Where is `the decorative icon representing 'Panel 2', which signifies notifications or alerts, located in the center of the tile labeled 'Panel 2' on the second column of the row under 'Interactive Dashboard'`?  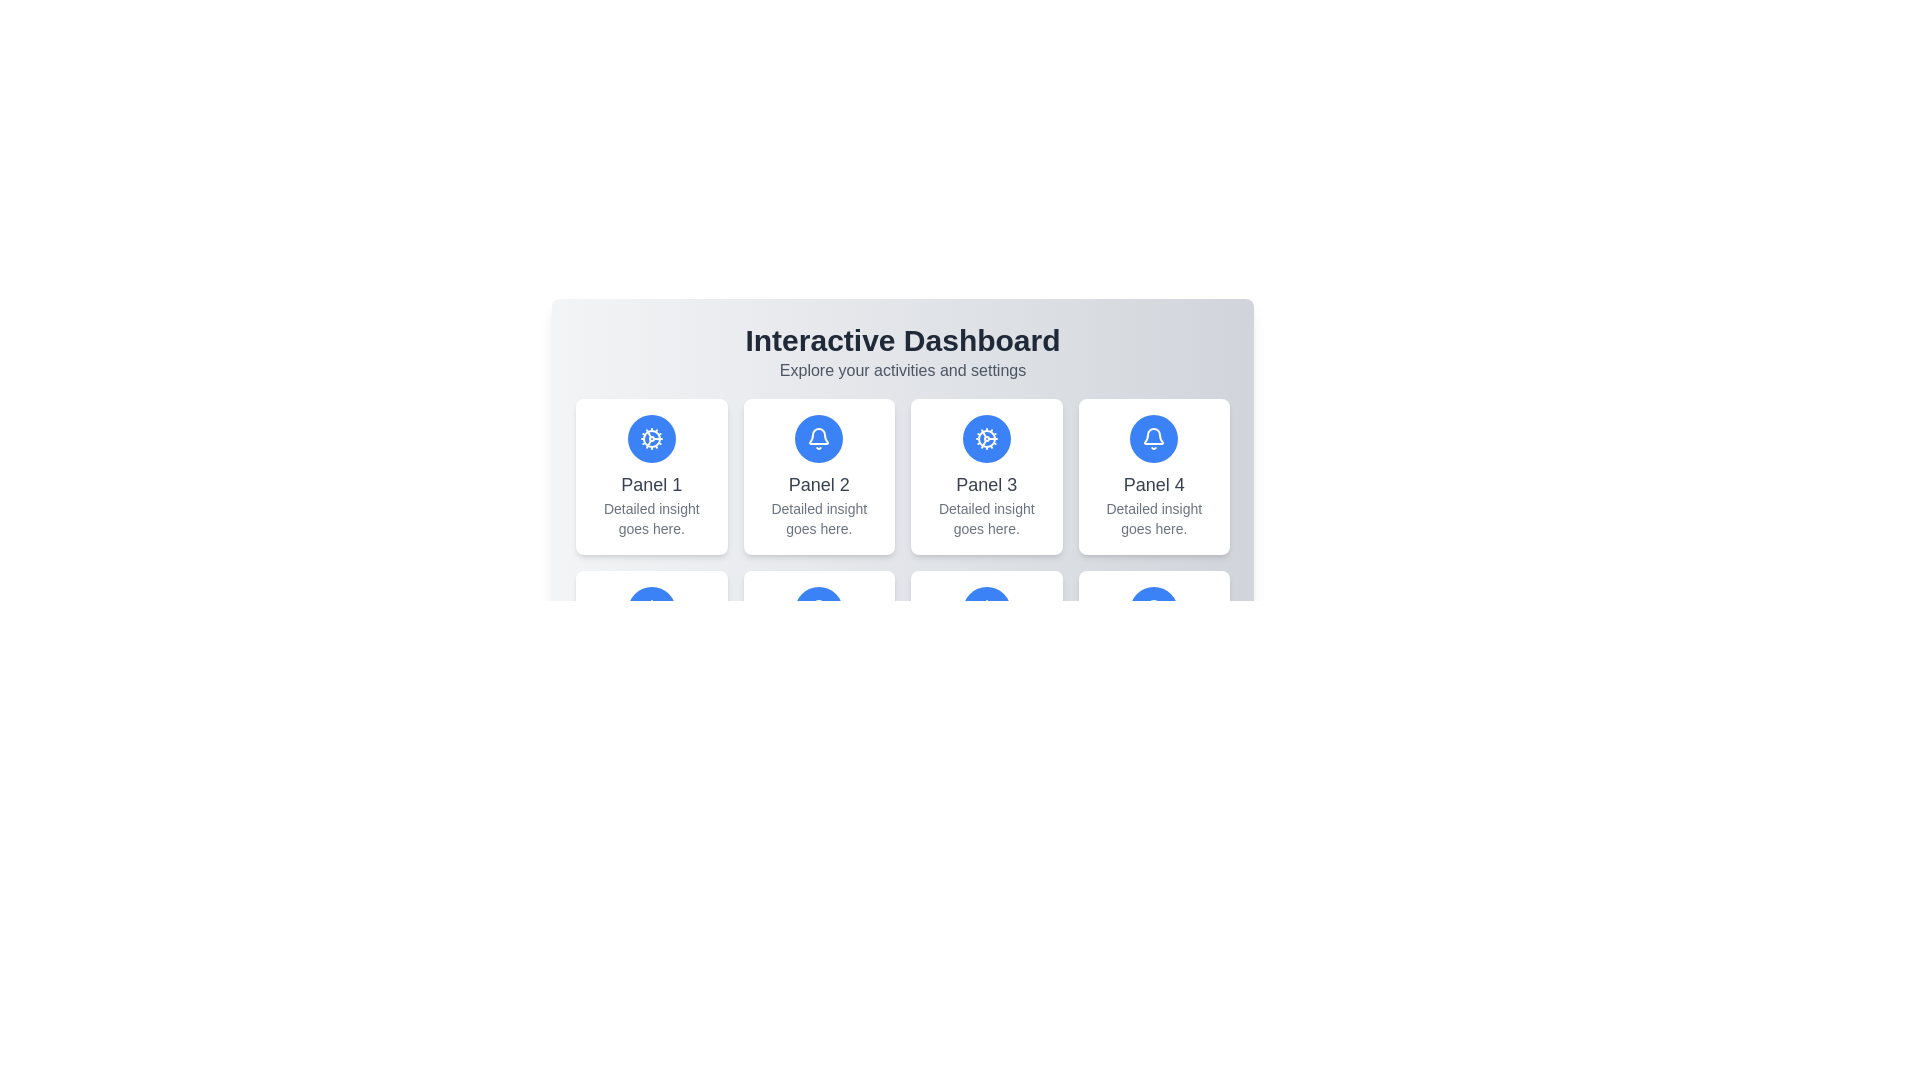 the decorative icon representing 'Panel 2', which signifies notifications or alerts, located in the center of the tile labeled 'Panel 2' on the second column of the row under 'Interactive Dashboard' is located at coordinates (819, 438).